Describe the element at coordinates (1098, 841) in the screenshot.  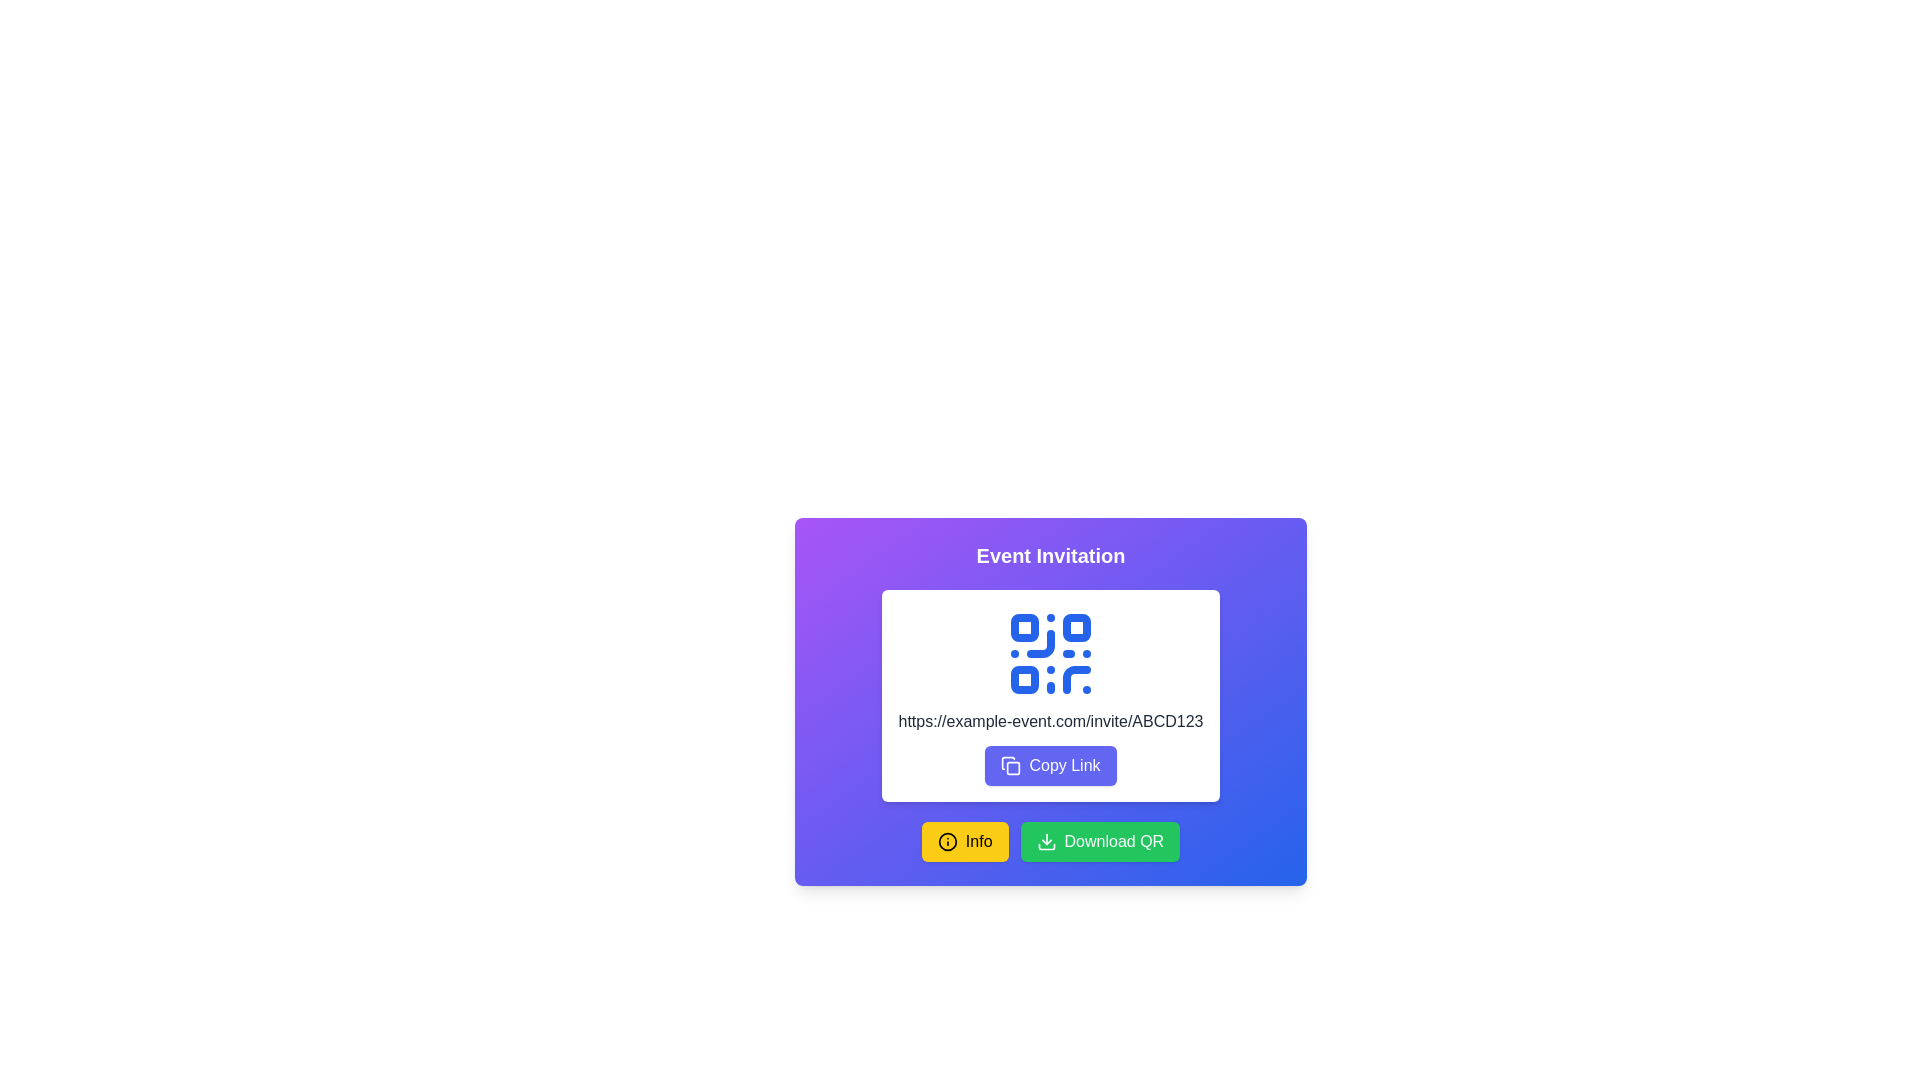
I see `the button located to the right of the yellow 'Info' button in the lower-right corner of the invitation card interface to initiate the download of the QR code` at that location.